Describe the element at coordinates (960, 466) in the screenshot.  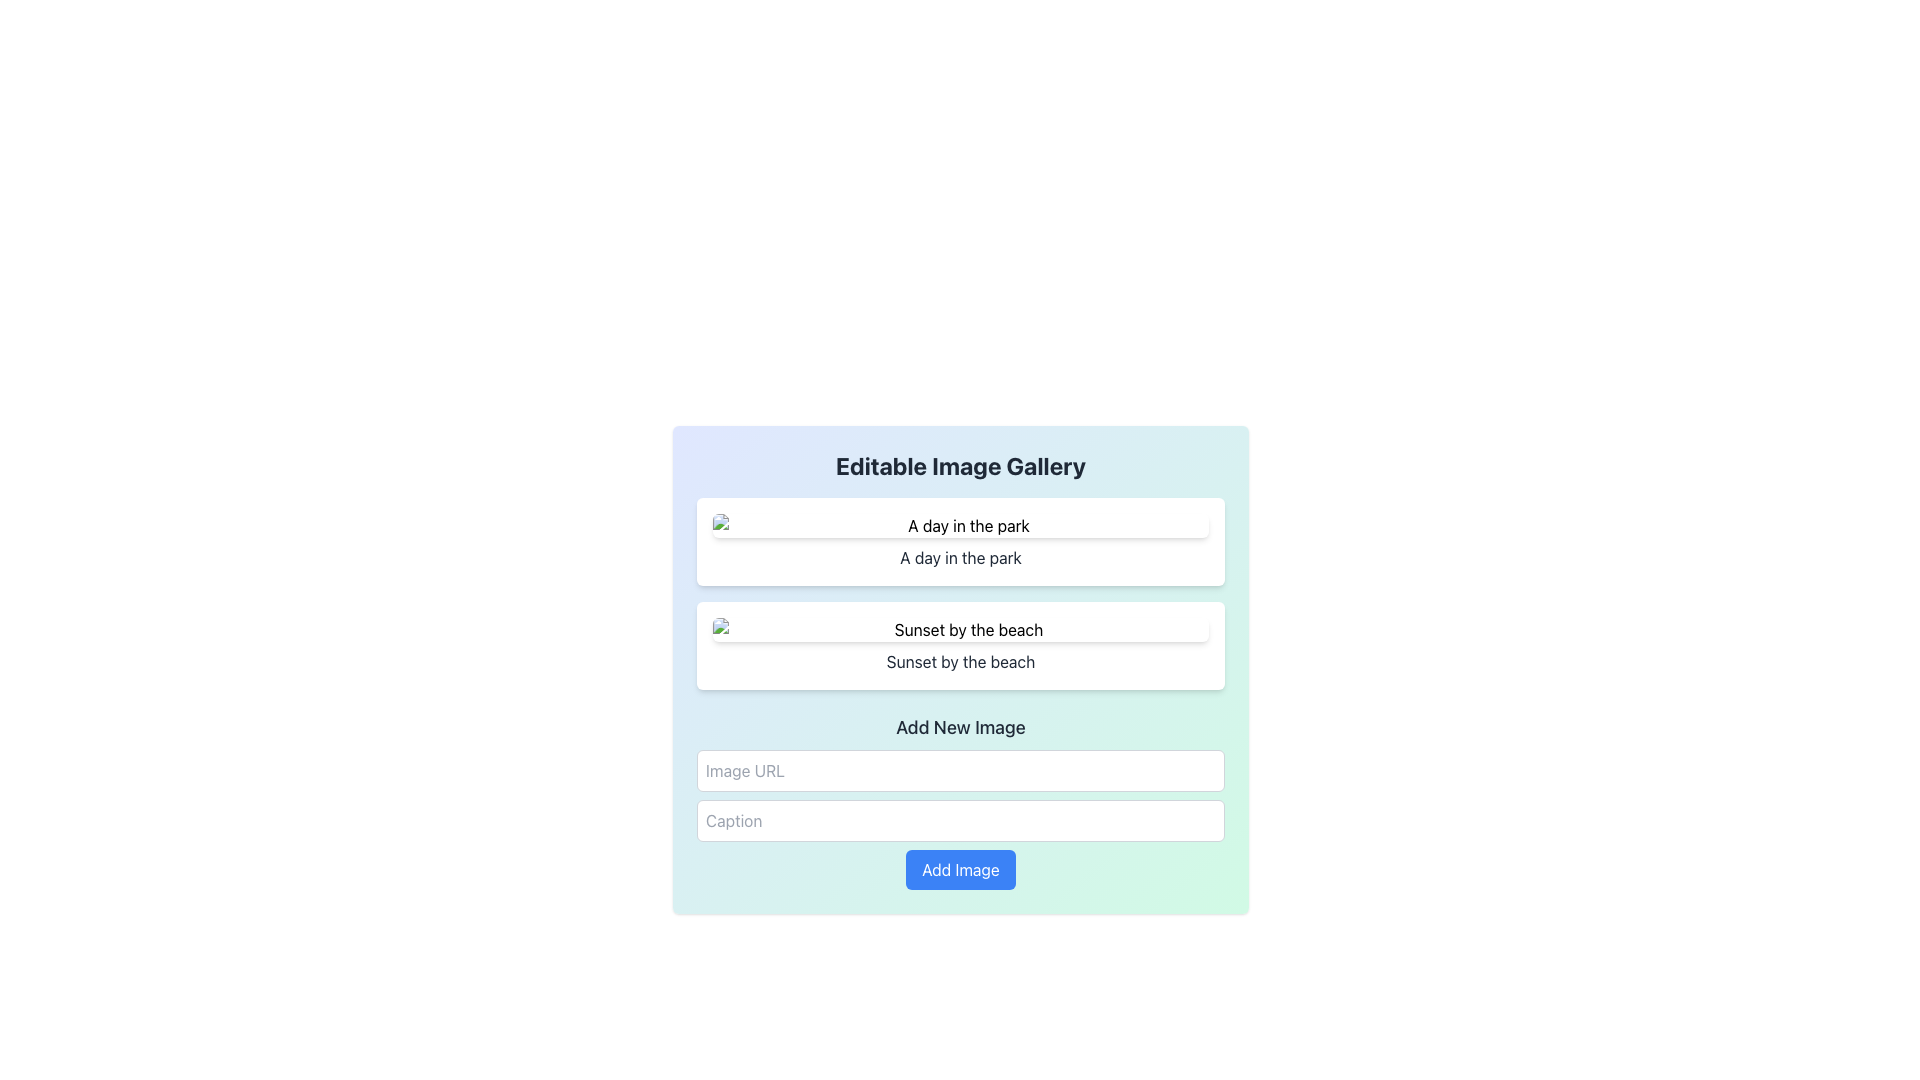
I see `the Text (Header) element that serves as the title for the editable image gallery interface, which is centered horizontally at the top of the card-like structure` at that location.